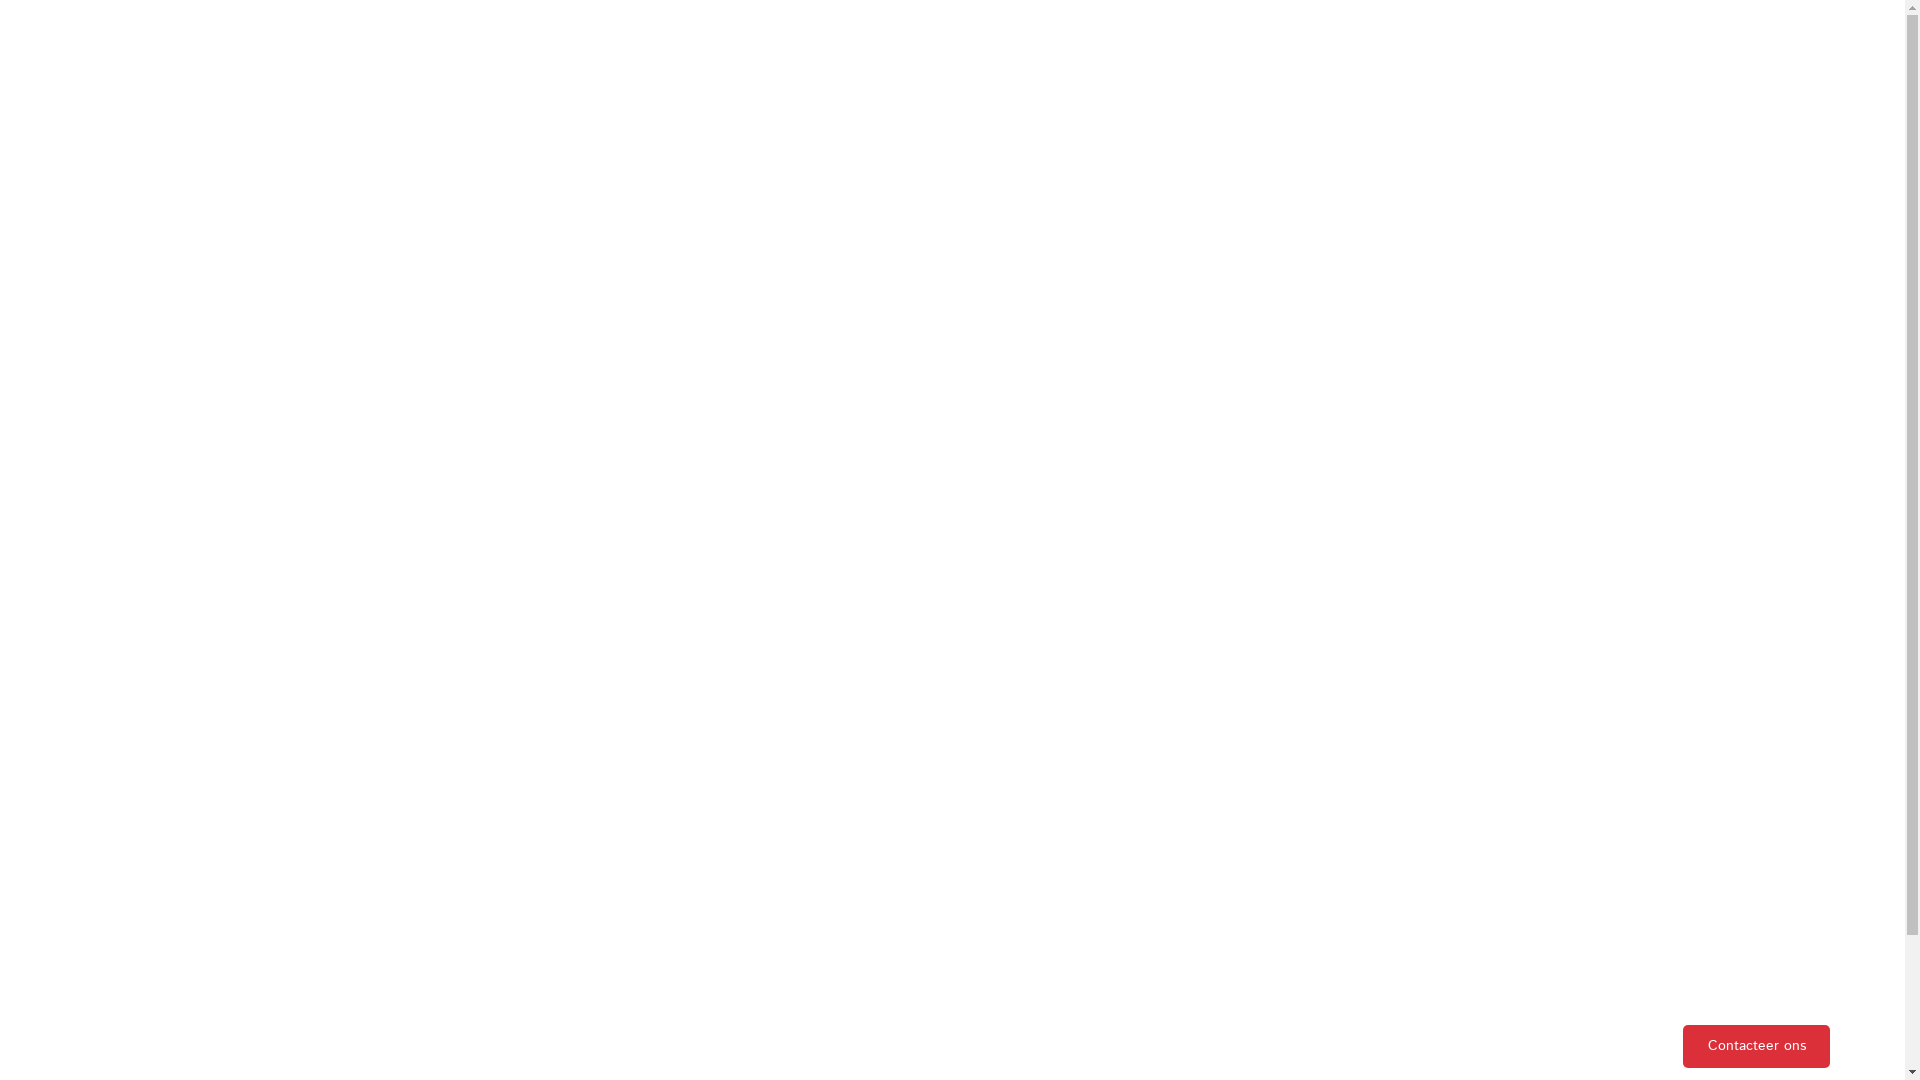 The image size is (1920, 1080). I want to click on 'Contacteer ons', so click(1755, 1045).